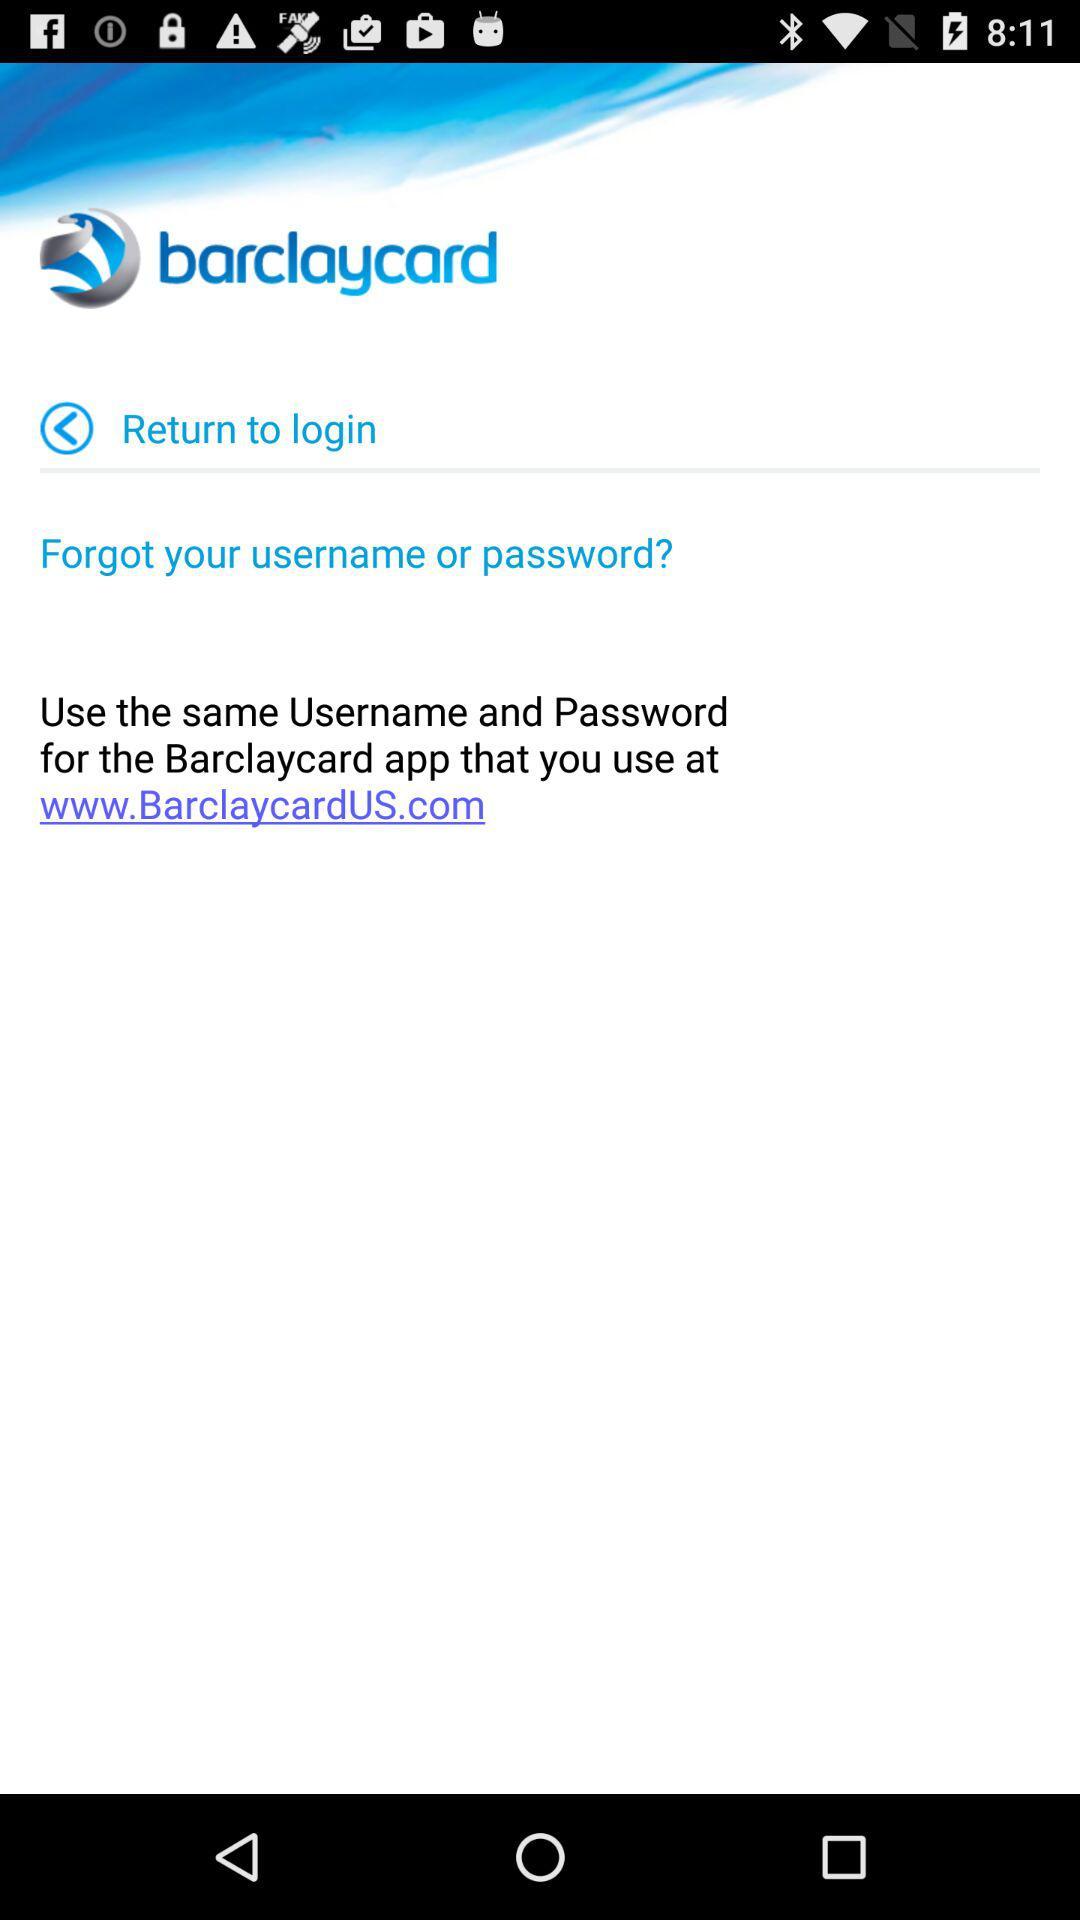 This screenshot has height=1920, width=1080. Describe the element at coordinates (540, 756) in the screenshot. I see `the icon below the forgot your username item` at that location.